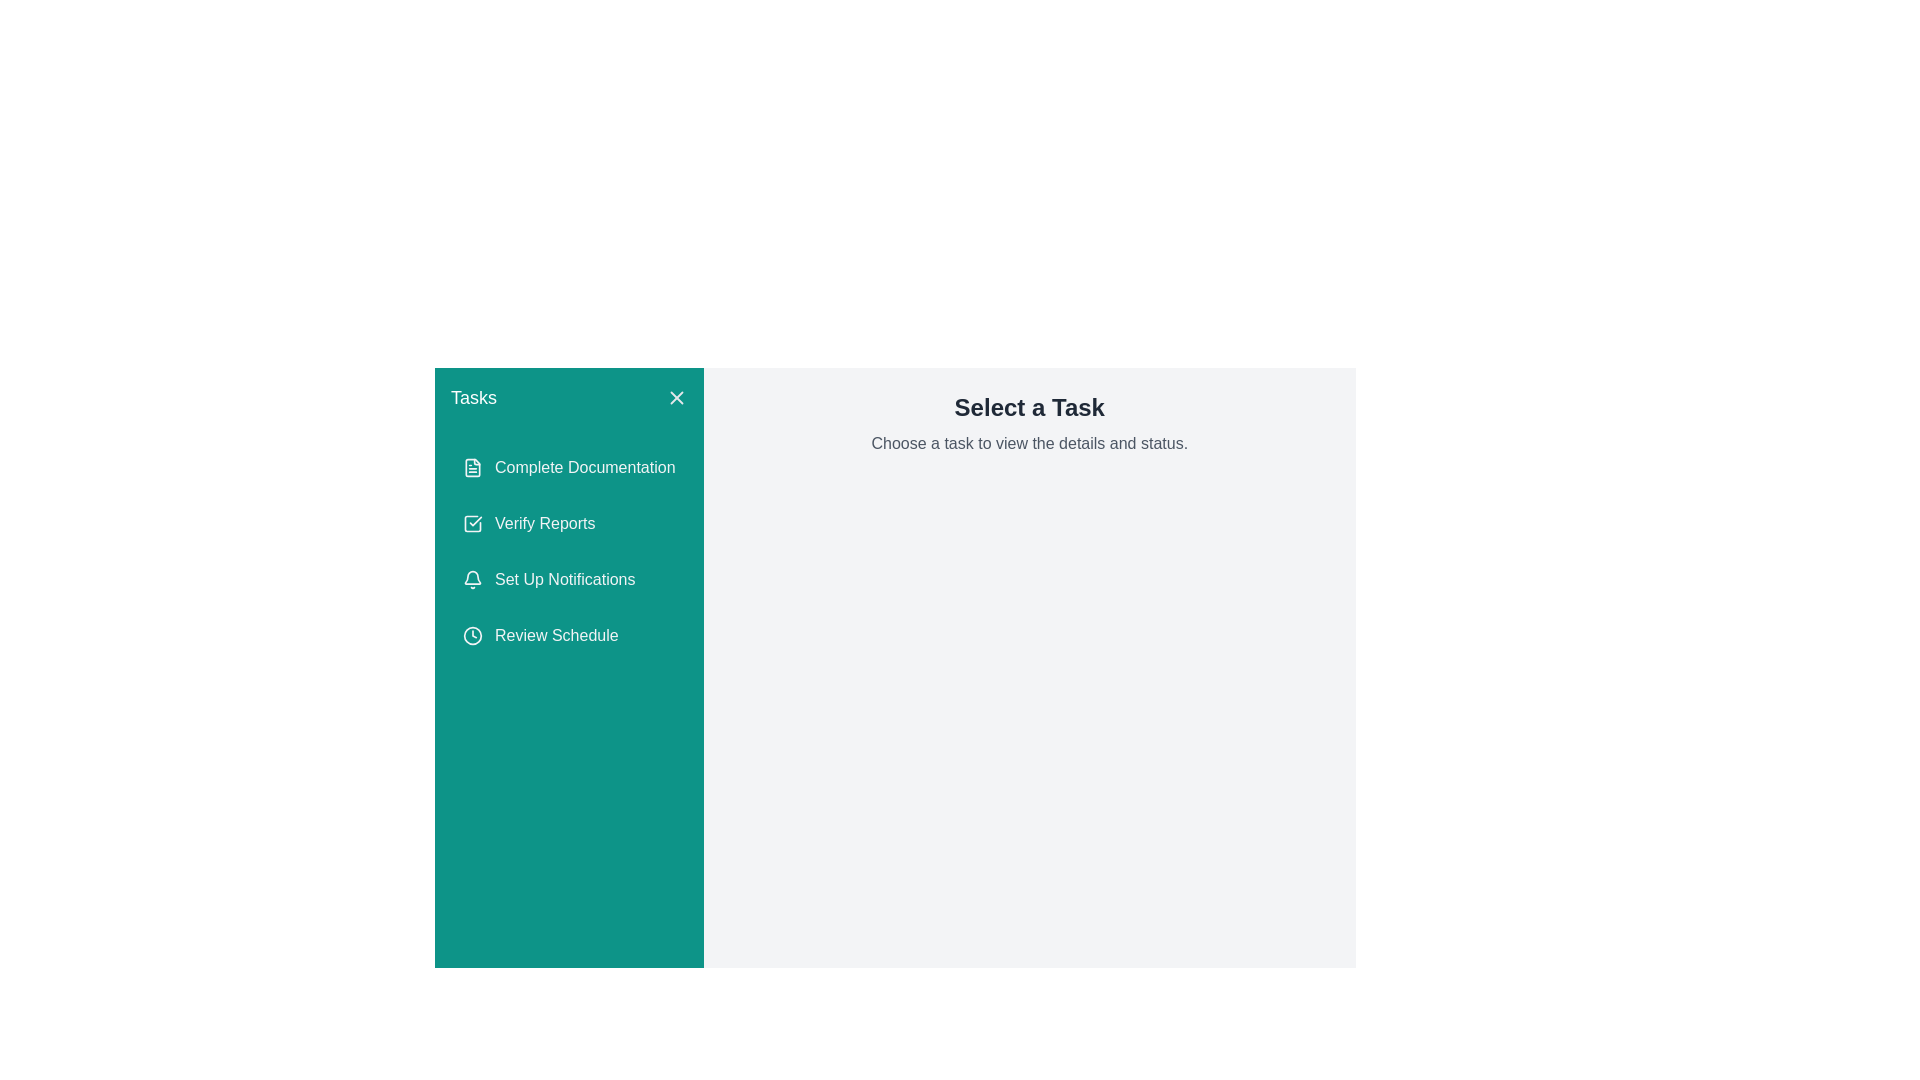  Describe the element at coordinates (568, 579) in the screenshot. I see `the 'Set Up Notifications' button, which is the third item in the vertical list within the teal sidebar, featuring a notification bell icon and white text` at that location.